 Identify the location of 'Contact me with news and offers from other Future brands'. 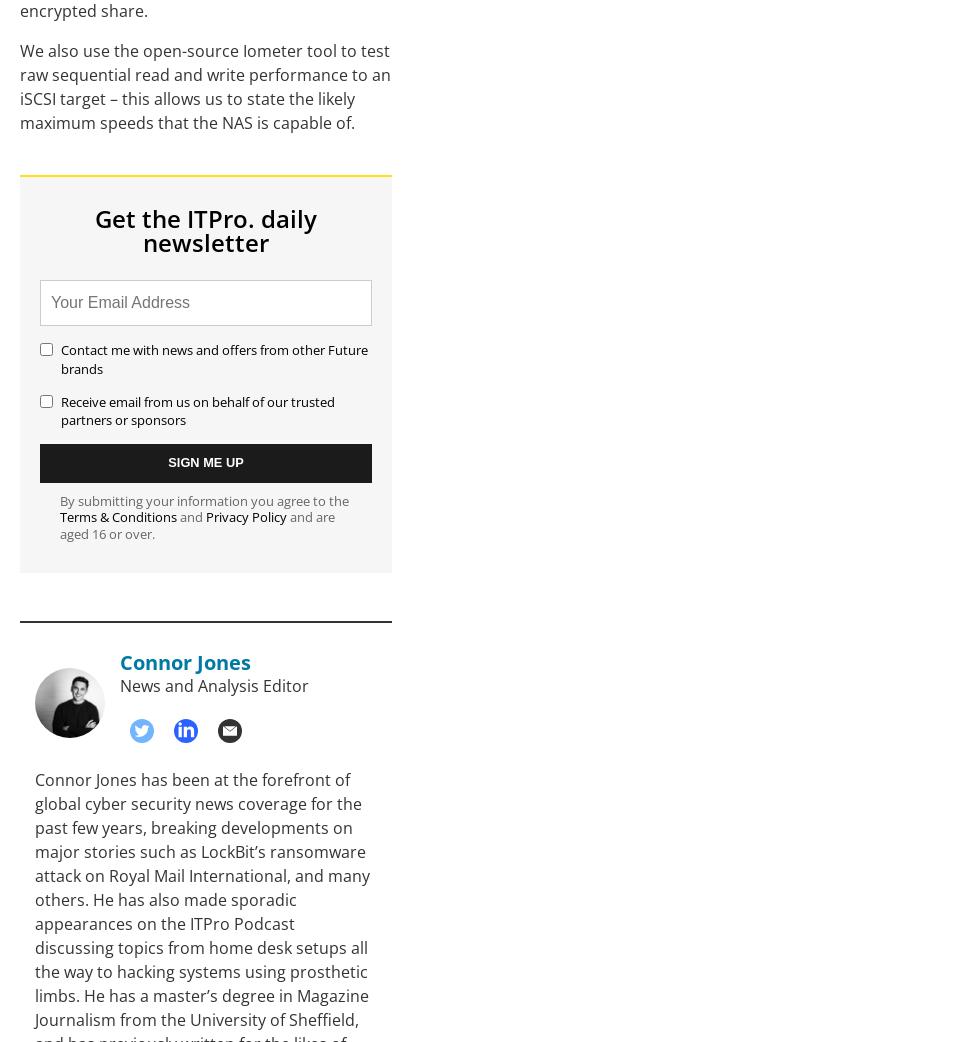
(214, 357).